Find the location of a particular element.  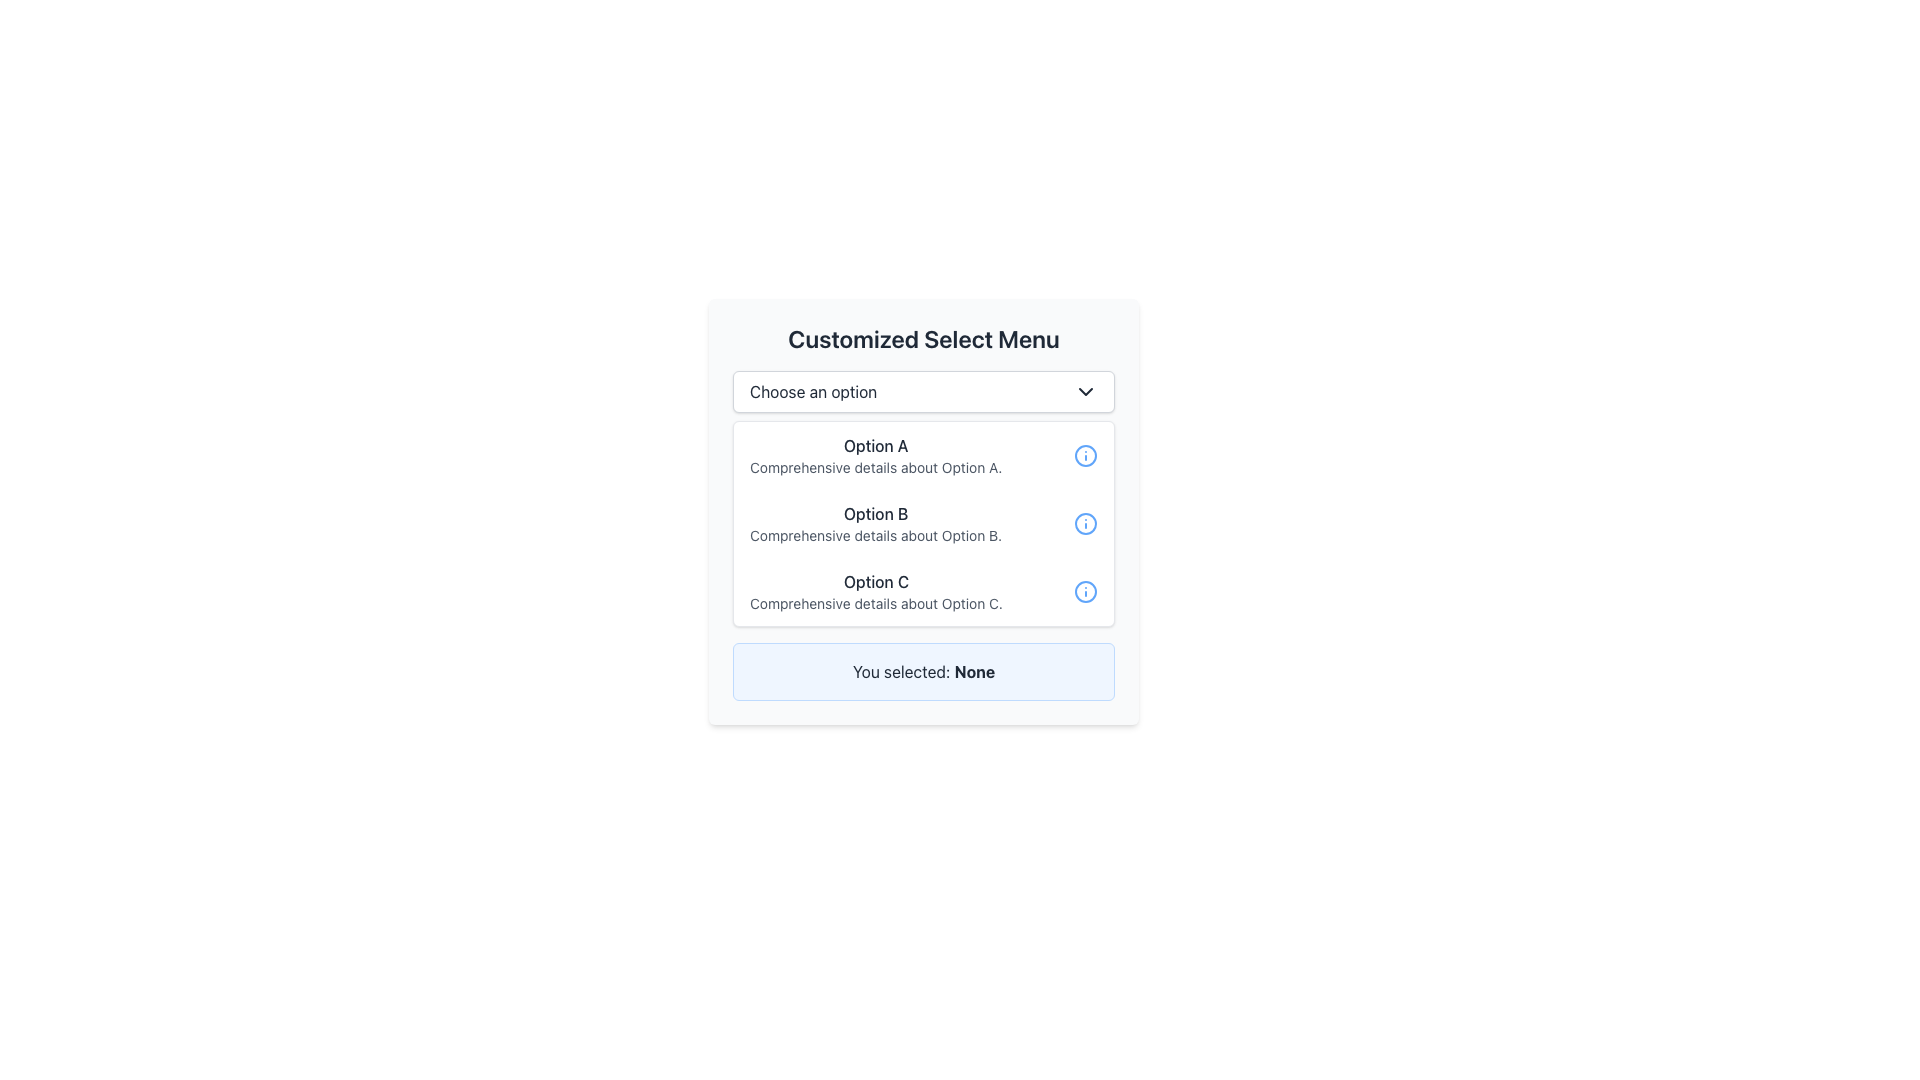

the decorative or informative visual icon located in the bottom-right corner of the third card labeled 'Option C' is located at coordinates (1084, 590).